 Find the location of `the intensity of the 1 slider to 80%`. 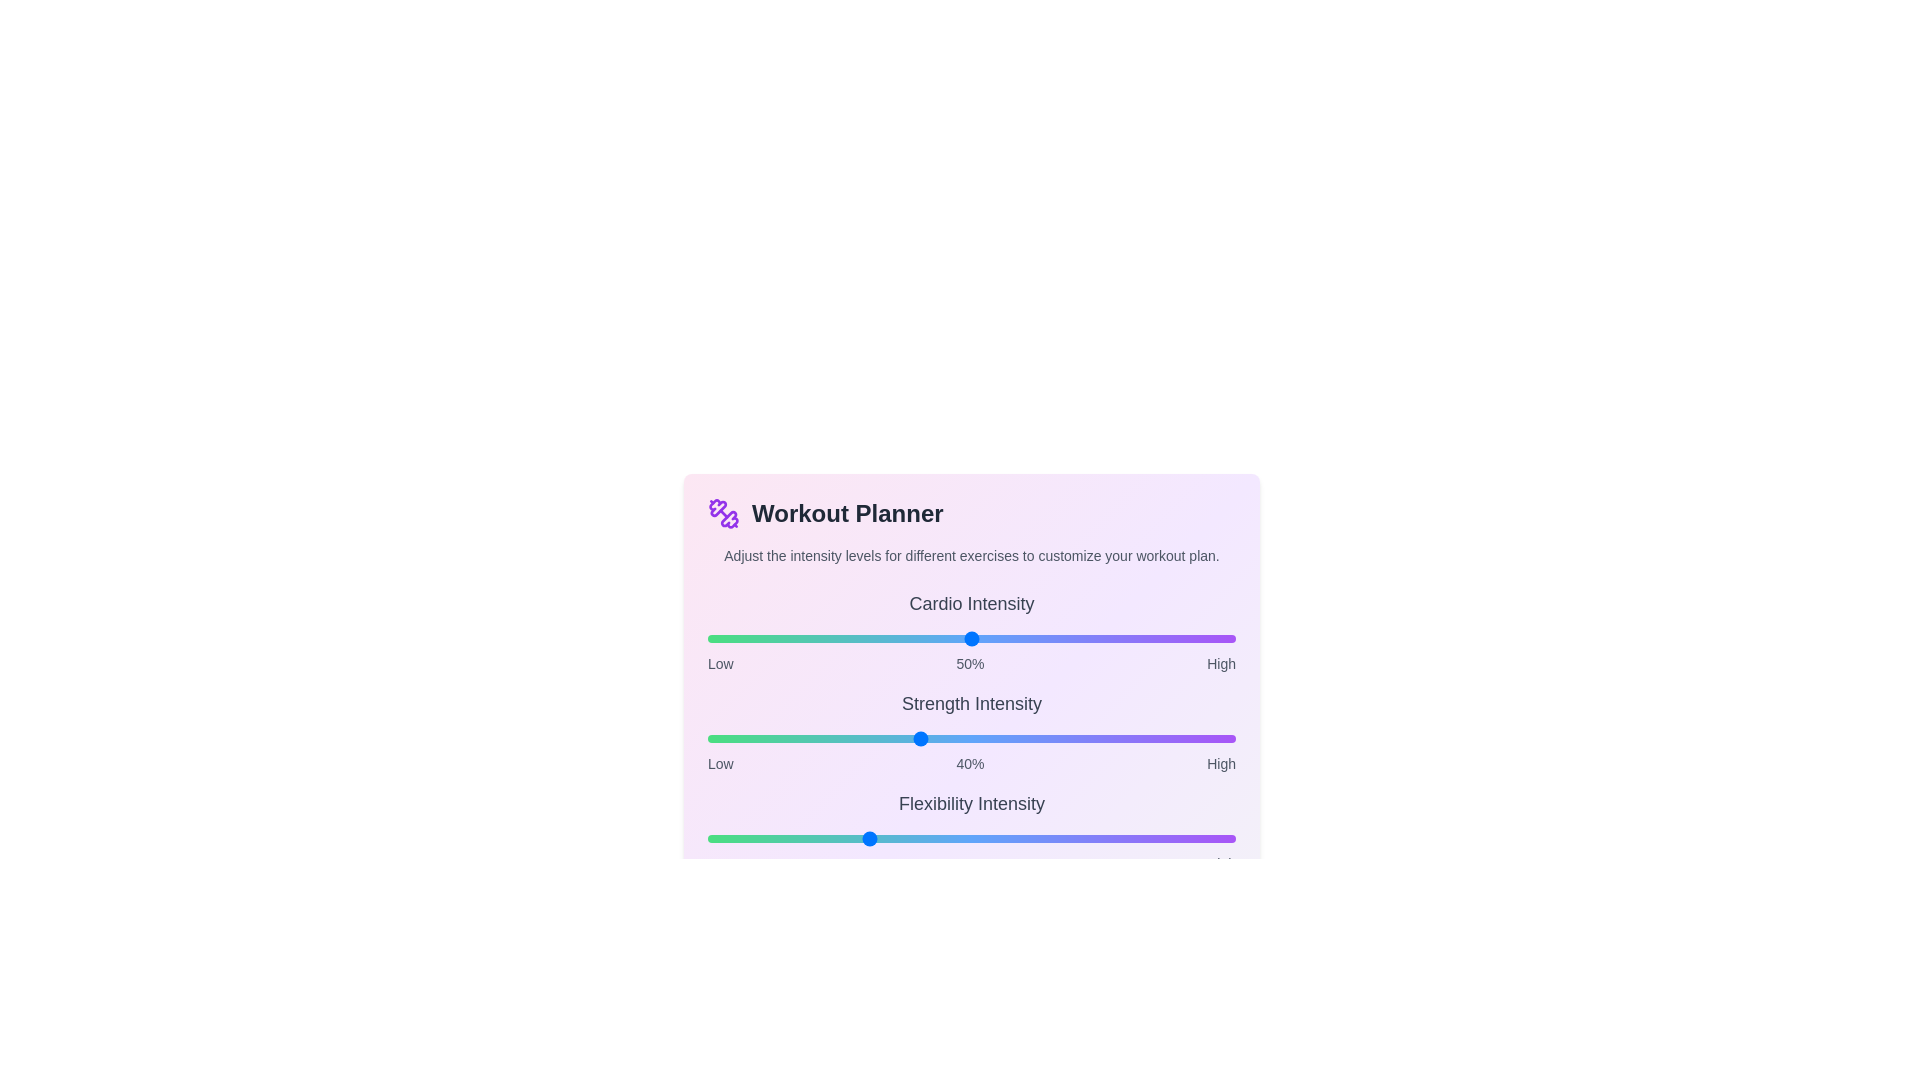

the intensity of the 1 slider to 80% is located at coordinates (1130, 739).